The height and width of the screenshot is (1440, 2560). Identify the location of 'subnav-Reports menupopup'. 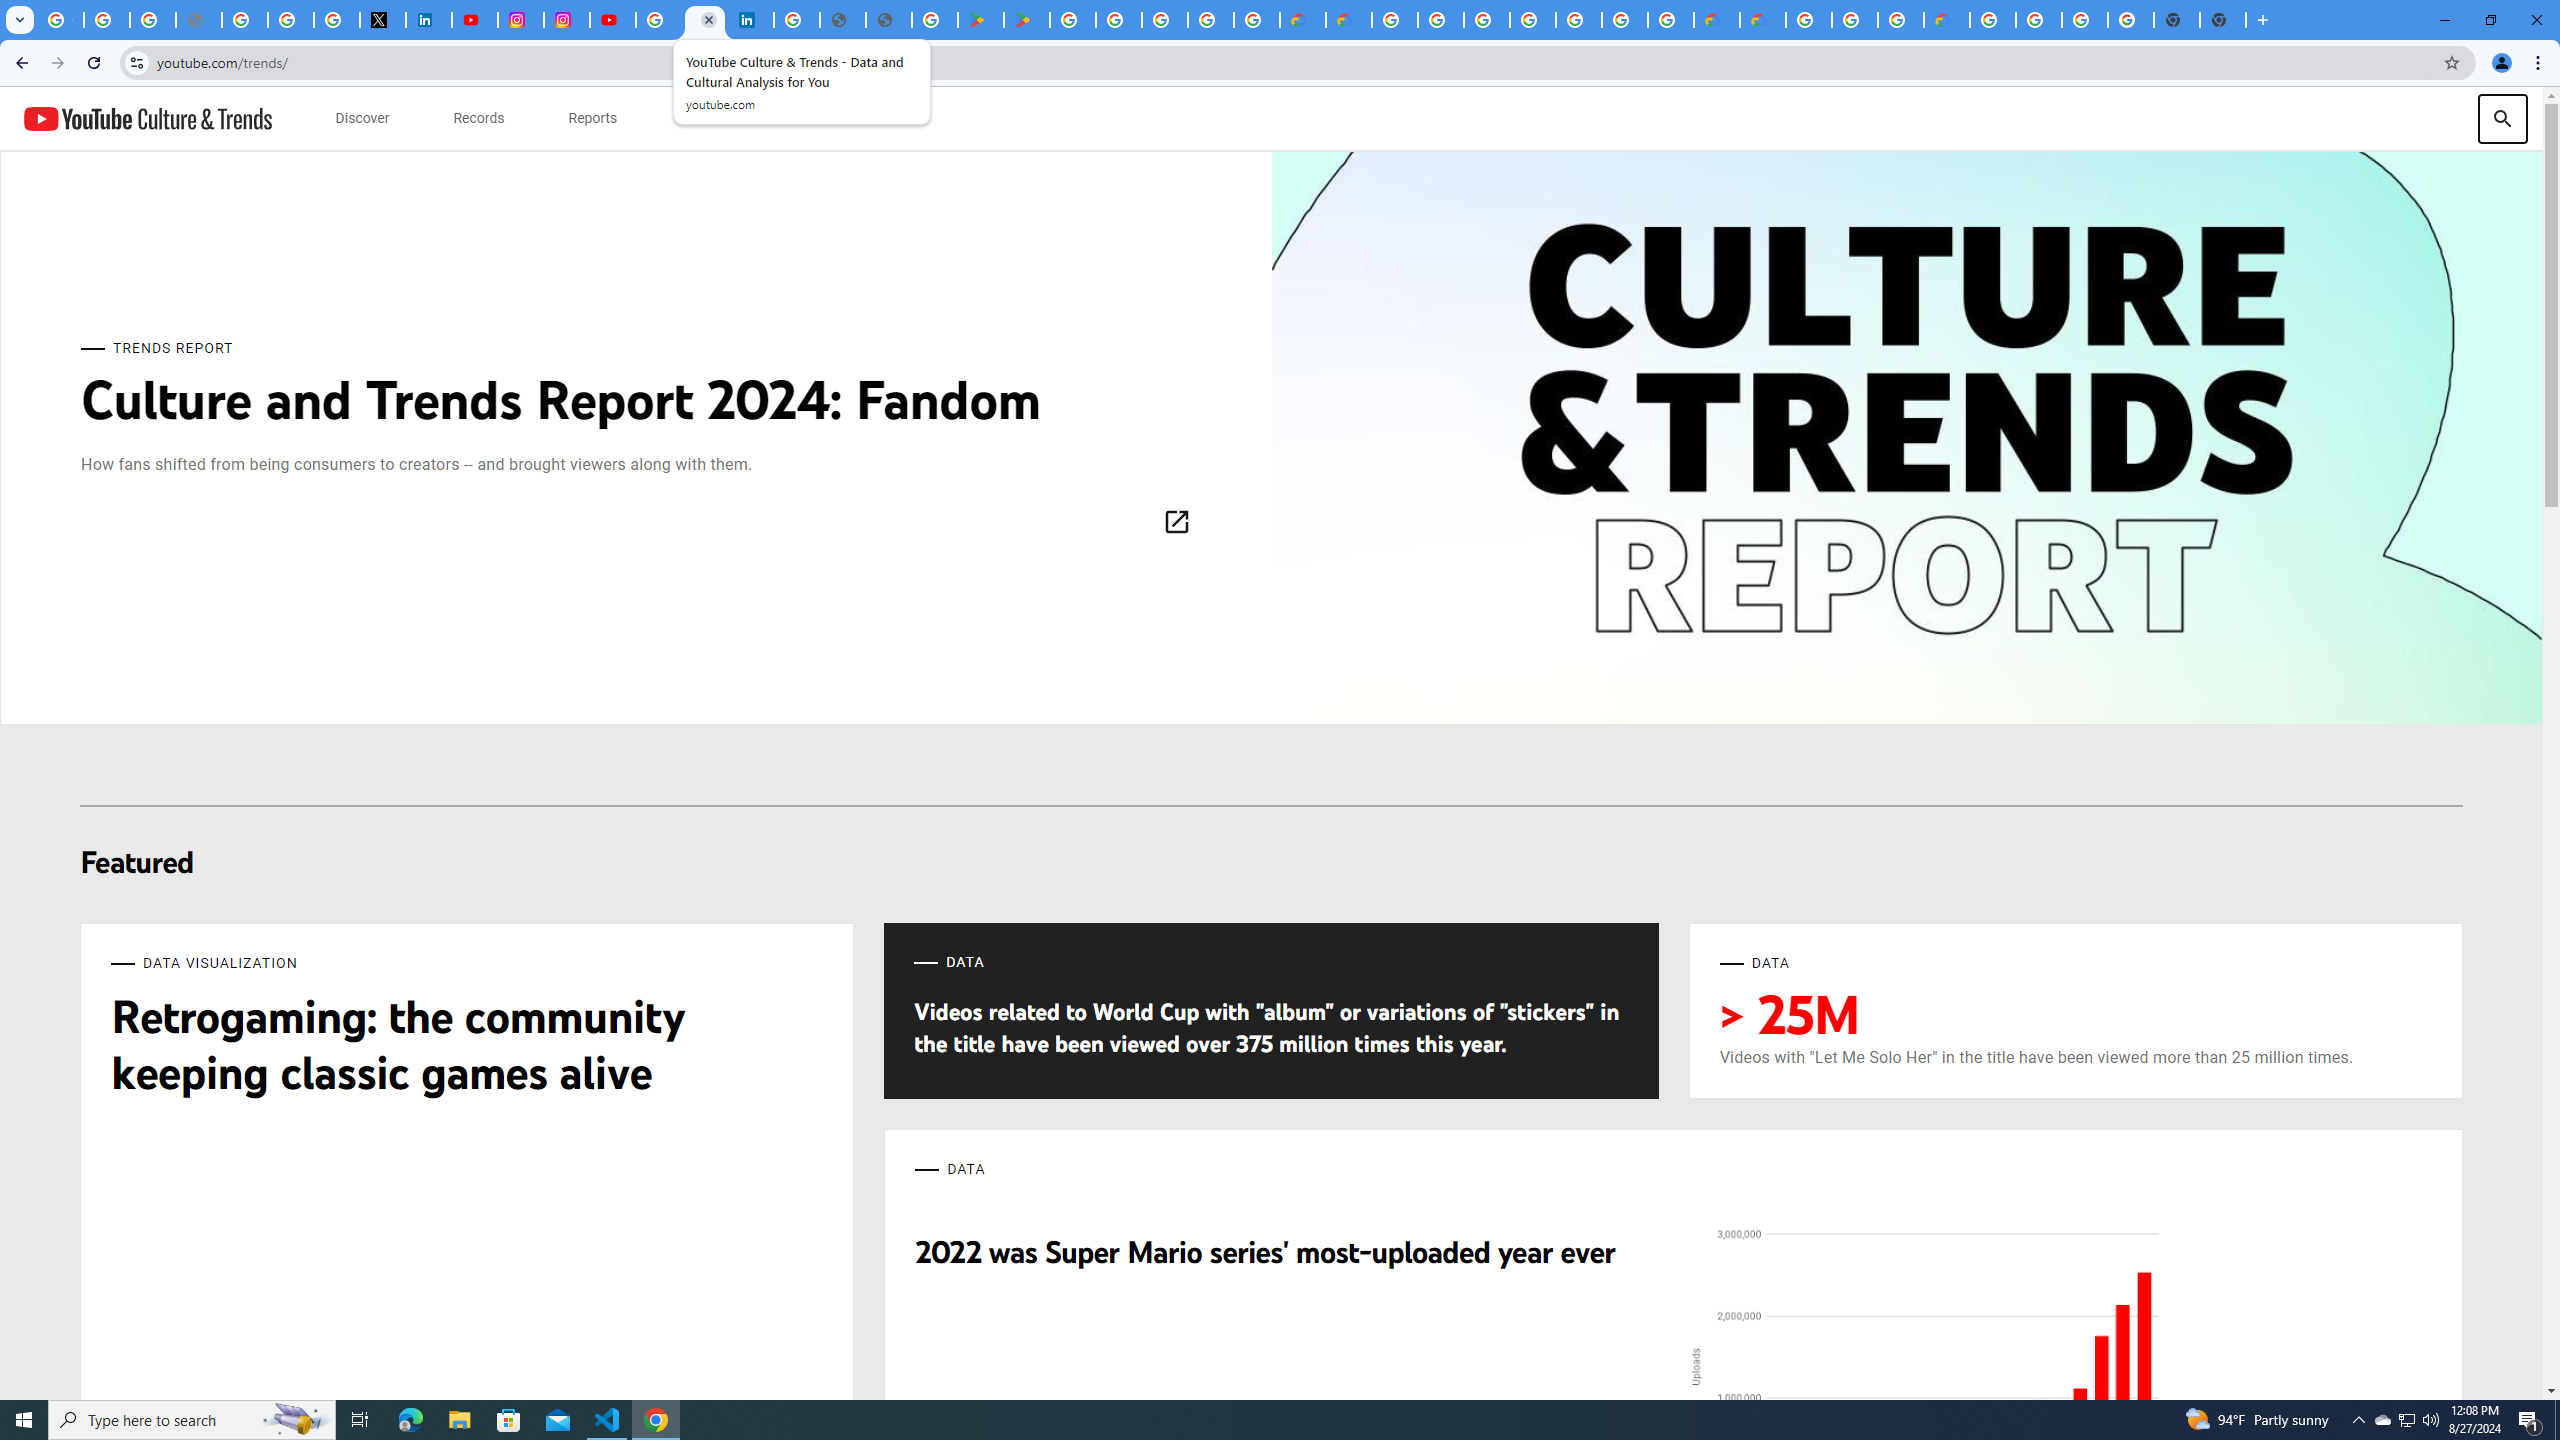
(591, 118).